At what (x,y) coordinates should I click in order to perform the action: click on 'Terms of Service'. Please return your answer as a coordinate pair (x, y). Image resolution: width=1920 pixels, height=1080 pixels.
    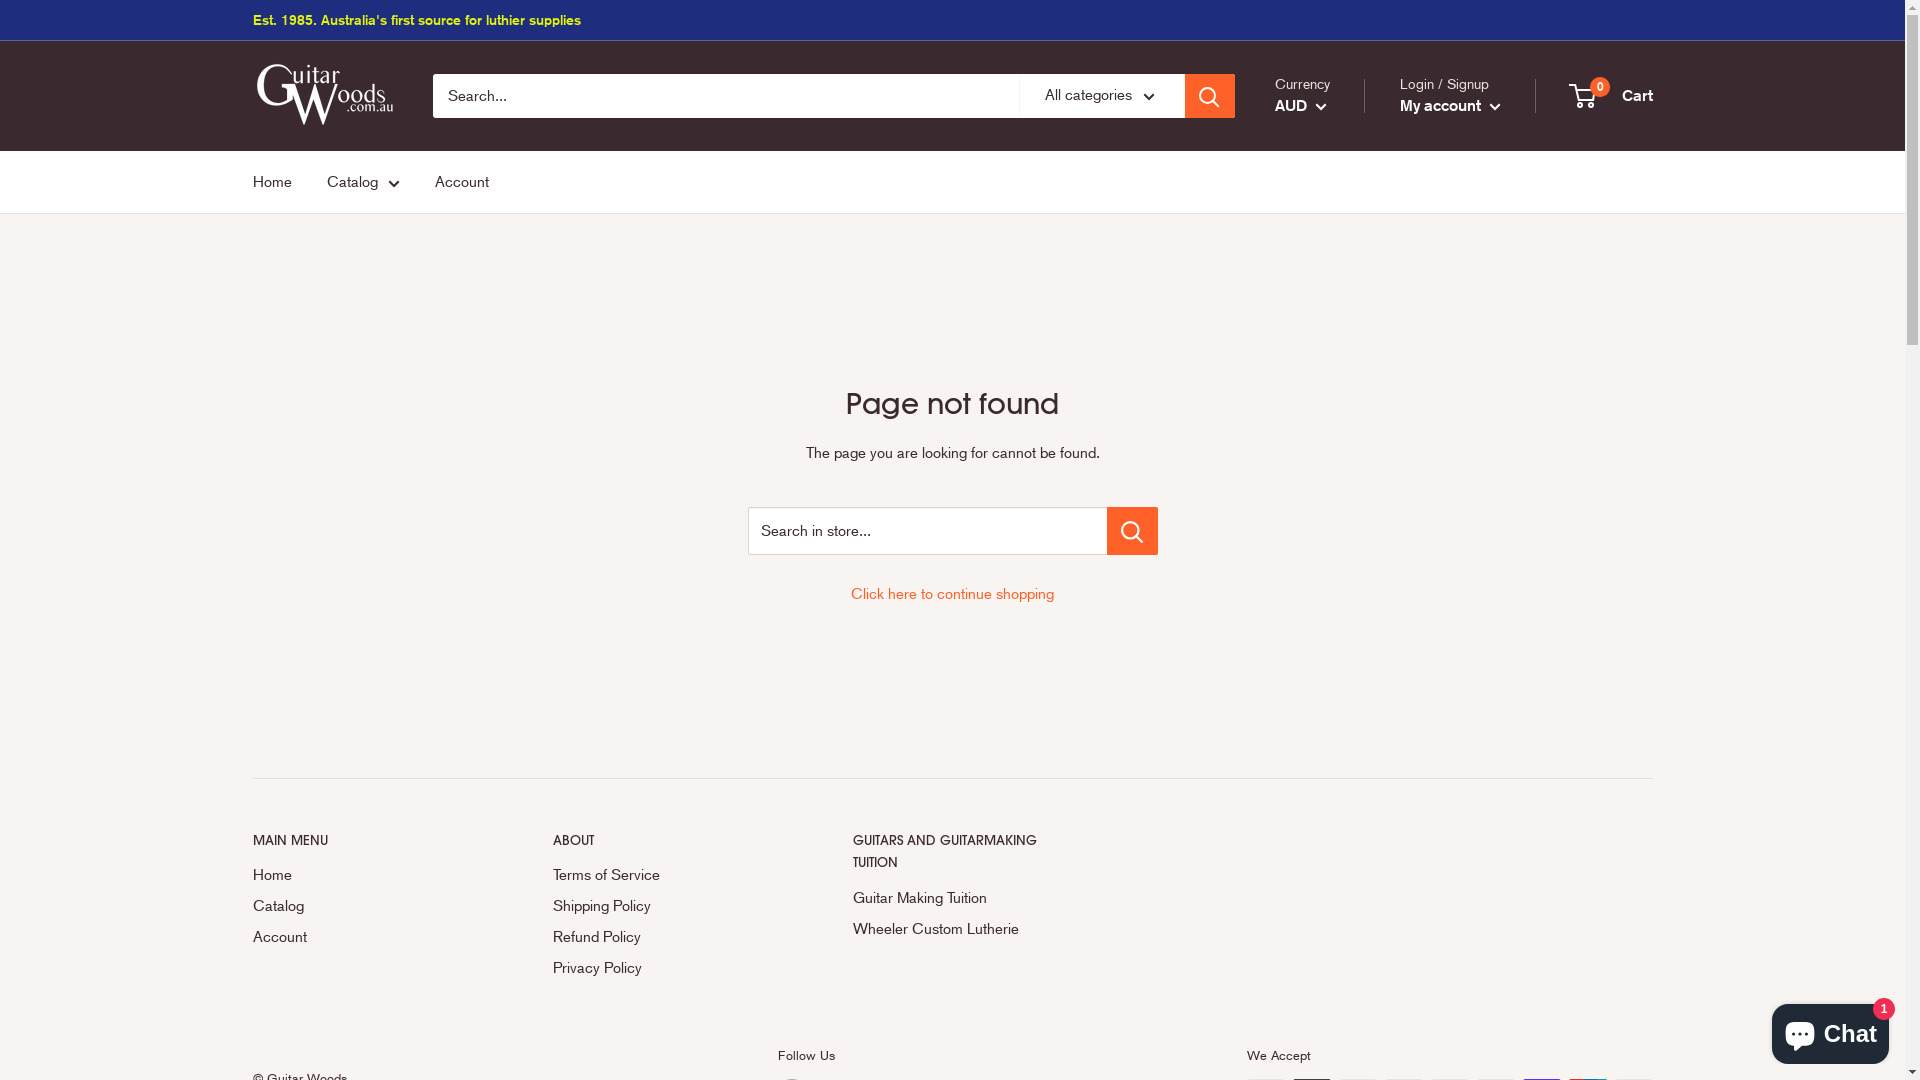
    Looking at the image, I should click on (552, 874).